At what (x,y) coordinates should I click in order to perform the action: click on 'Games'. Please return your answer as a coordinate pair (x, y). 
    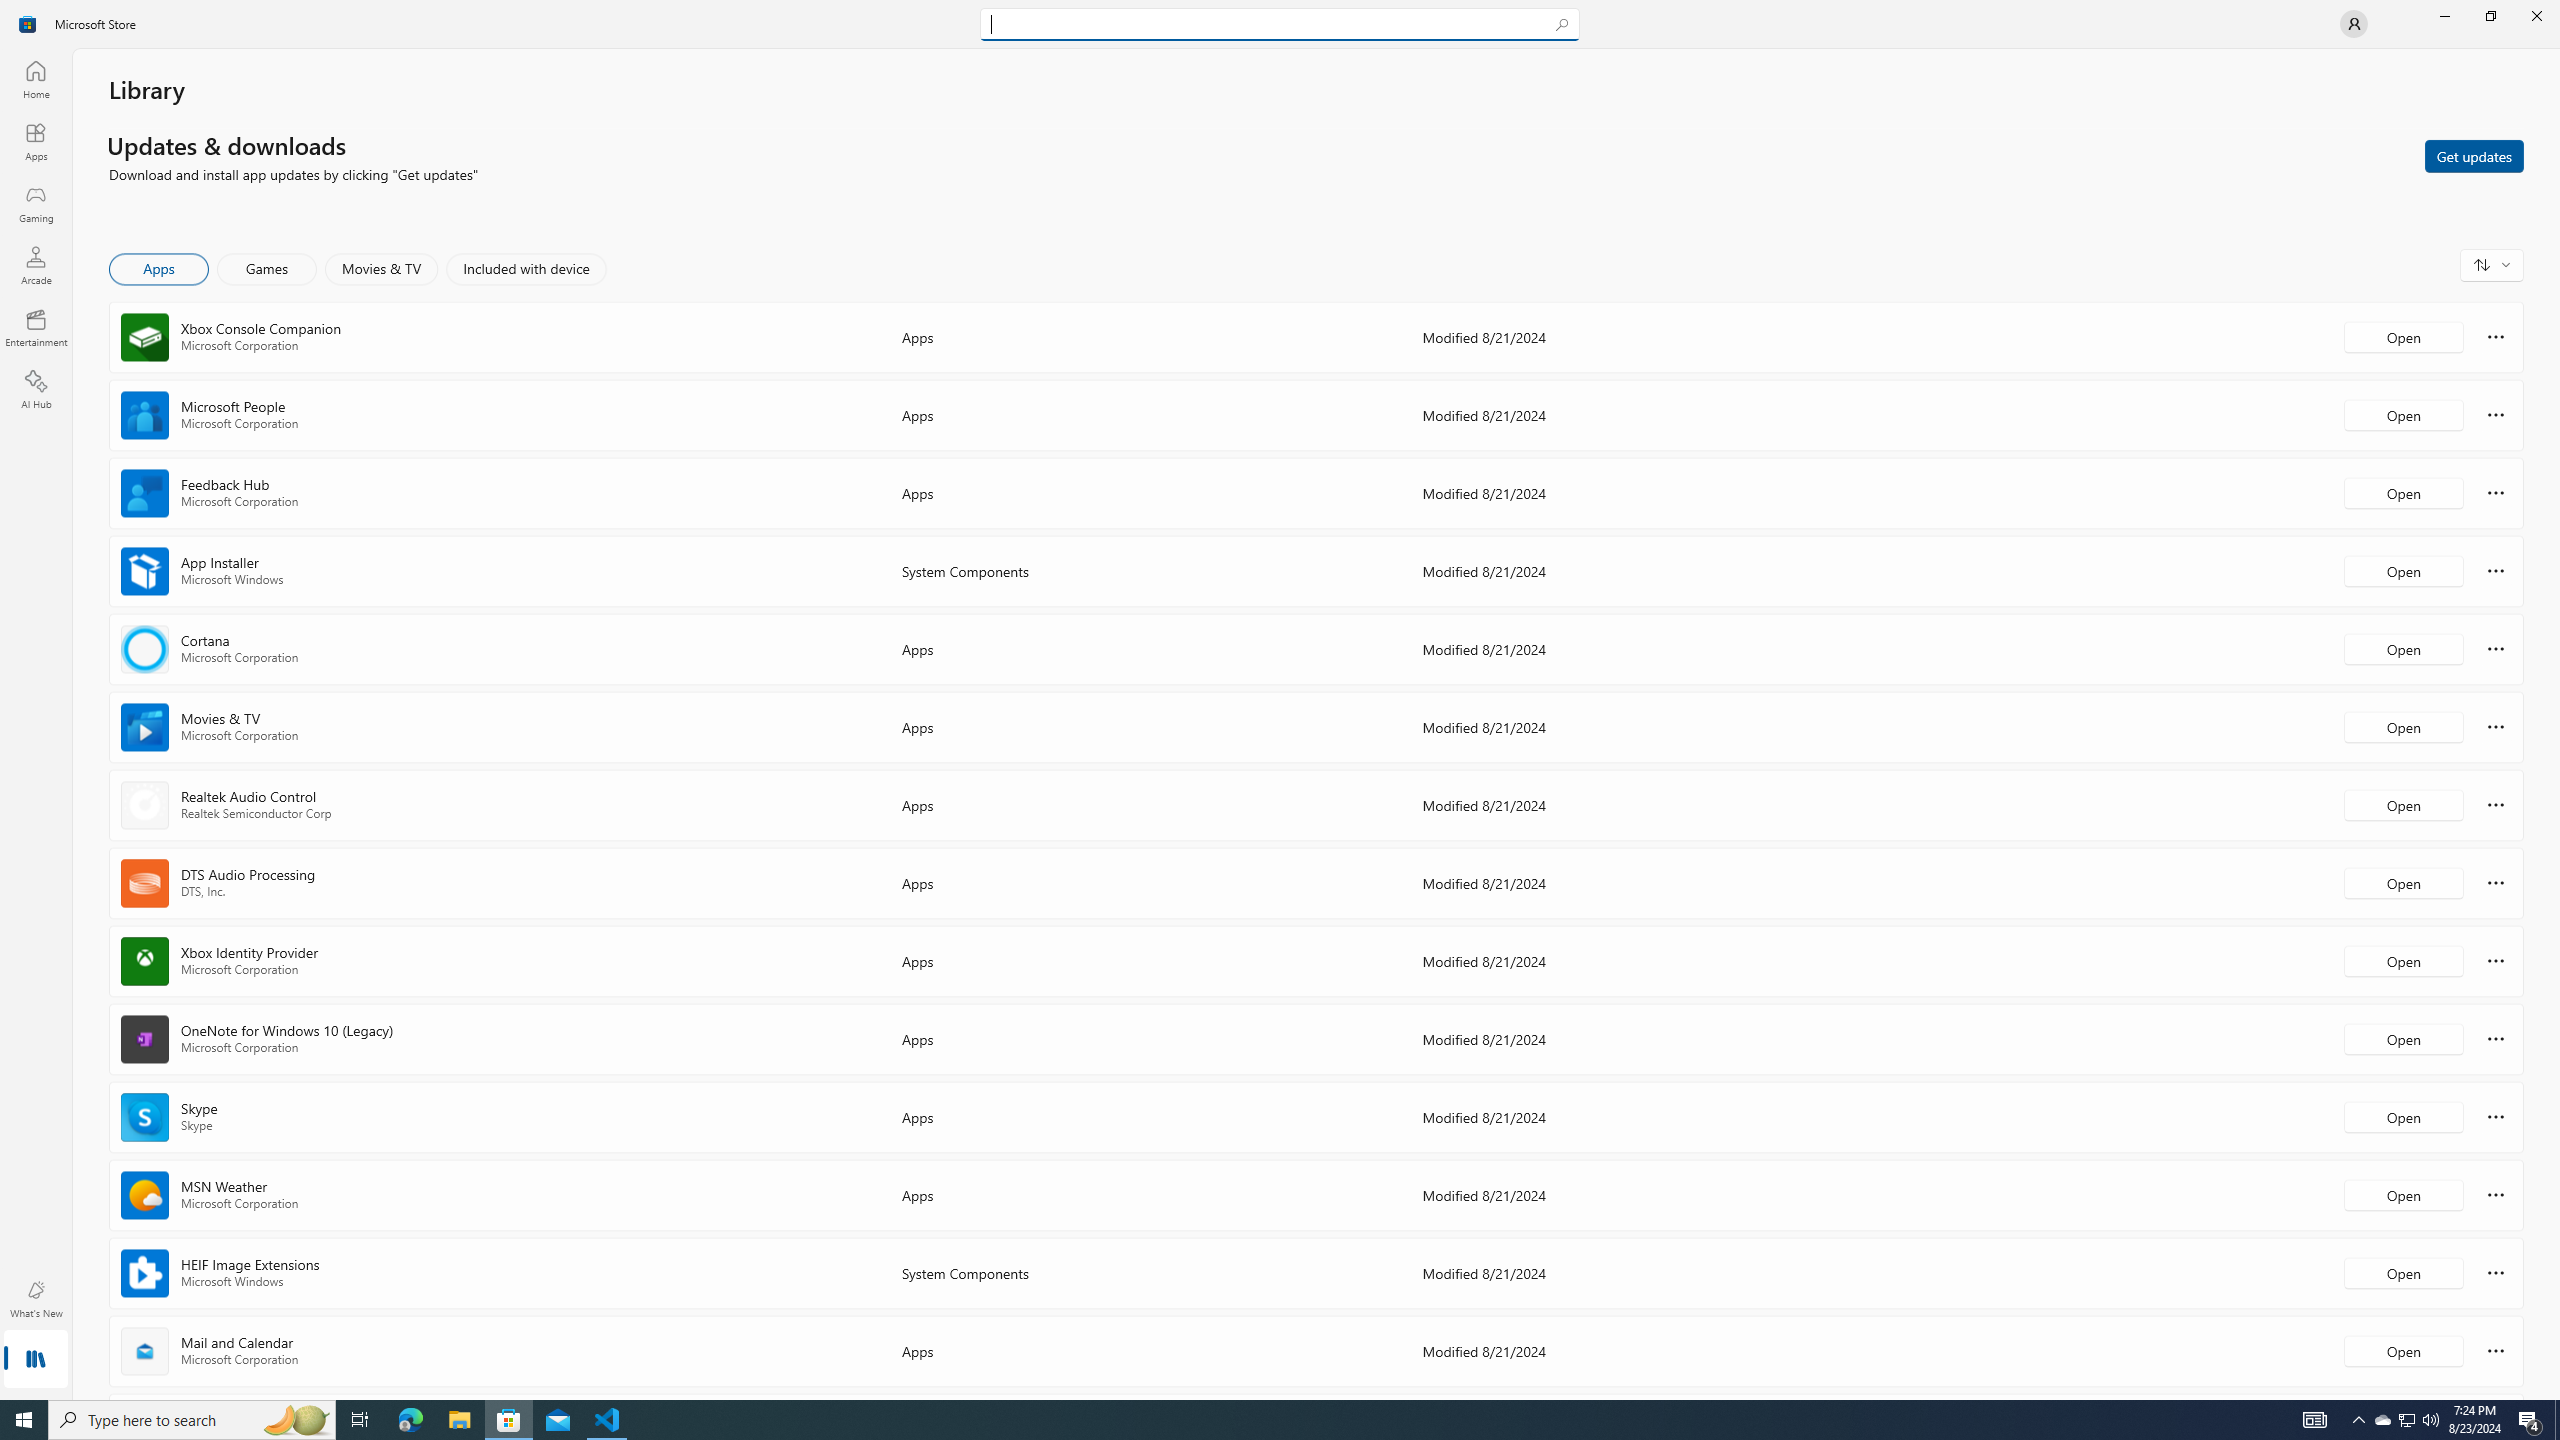
    Looking at the image, I should click on (266, 268).